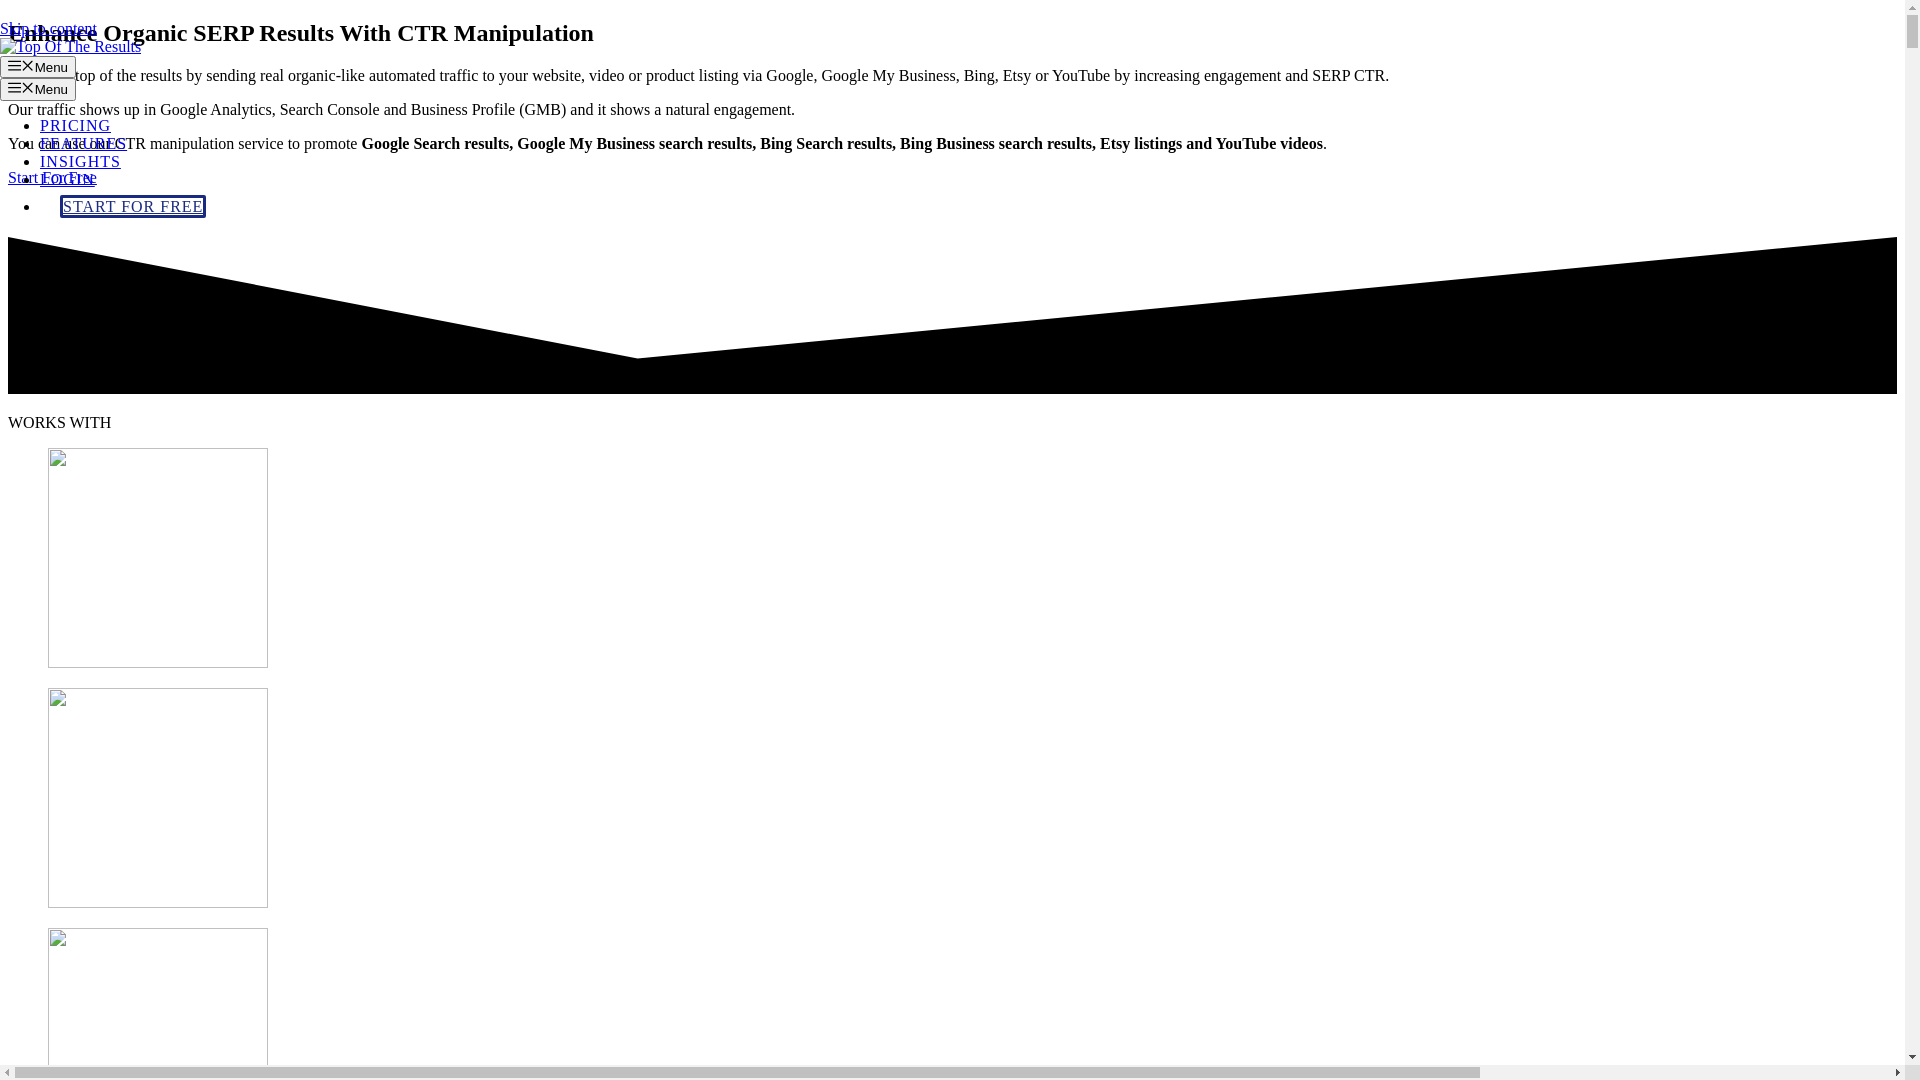 This screenshot has width=1920, height=1080. What do you see at coordinates (48, 28) in the screenshot?
I see `'Skip to content'` at bounding box center [48, 28].